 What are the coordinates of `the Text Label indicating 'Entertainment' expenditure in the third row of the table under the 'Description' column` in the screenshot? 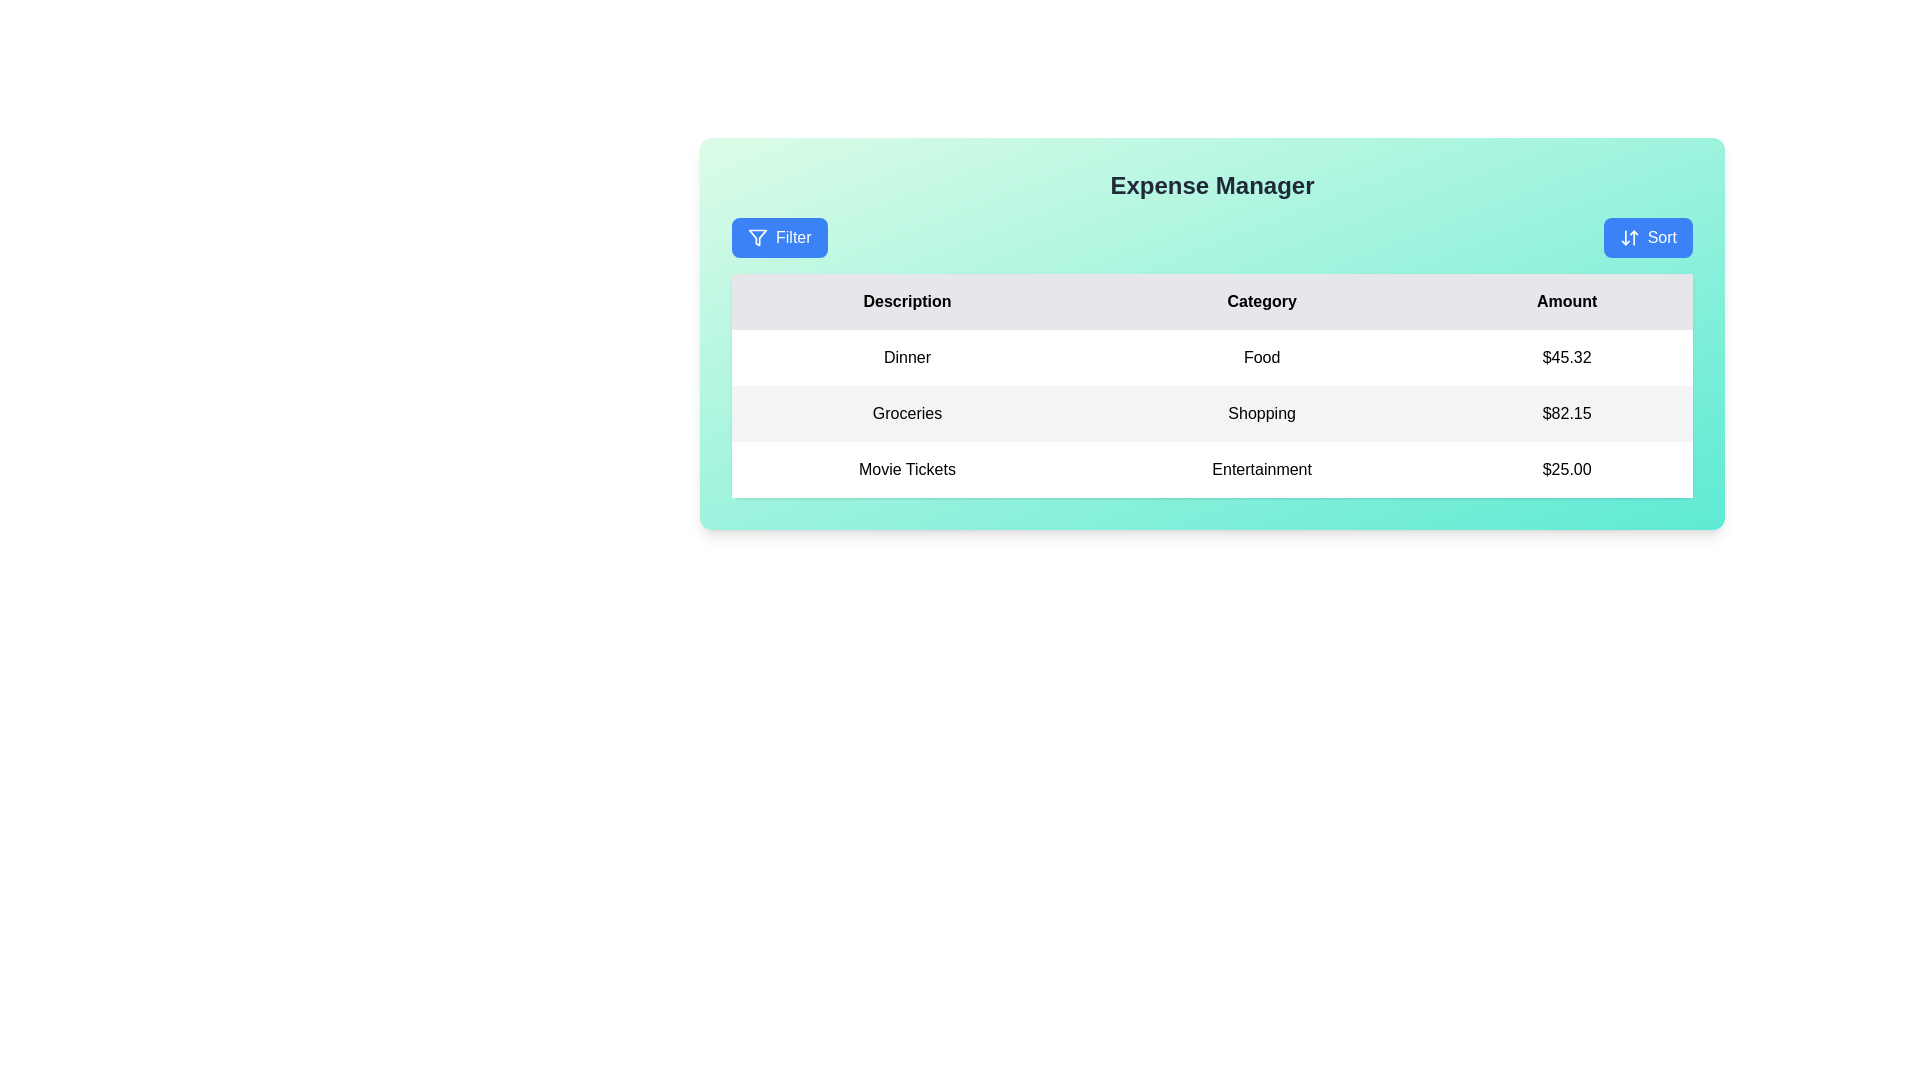 It's located at (906, 470).